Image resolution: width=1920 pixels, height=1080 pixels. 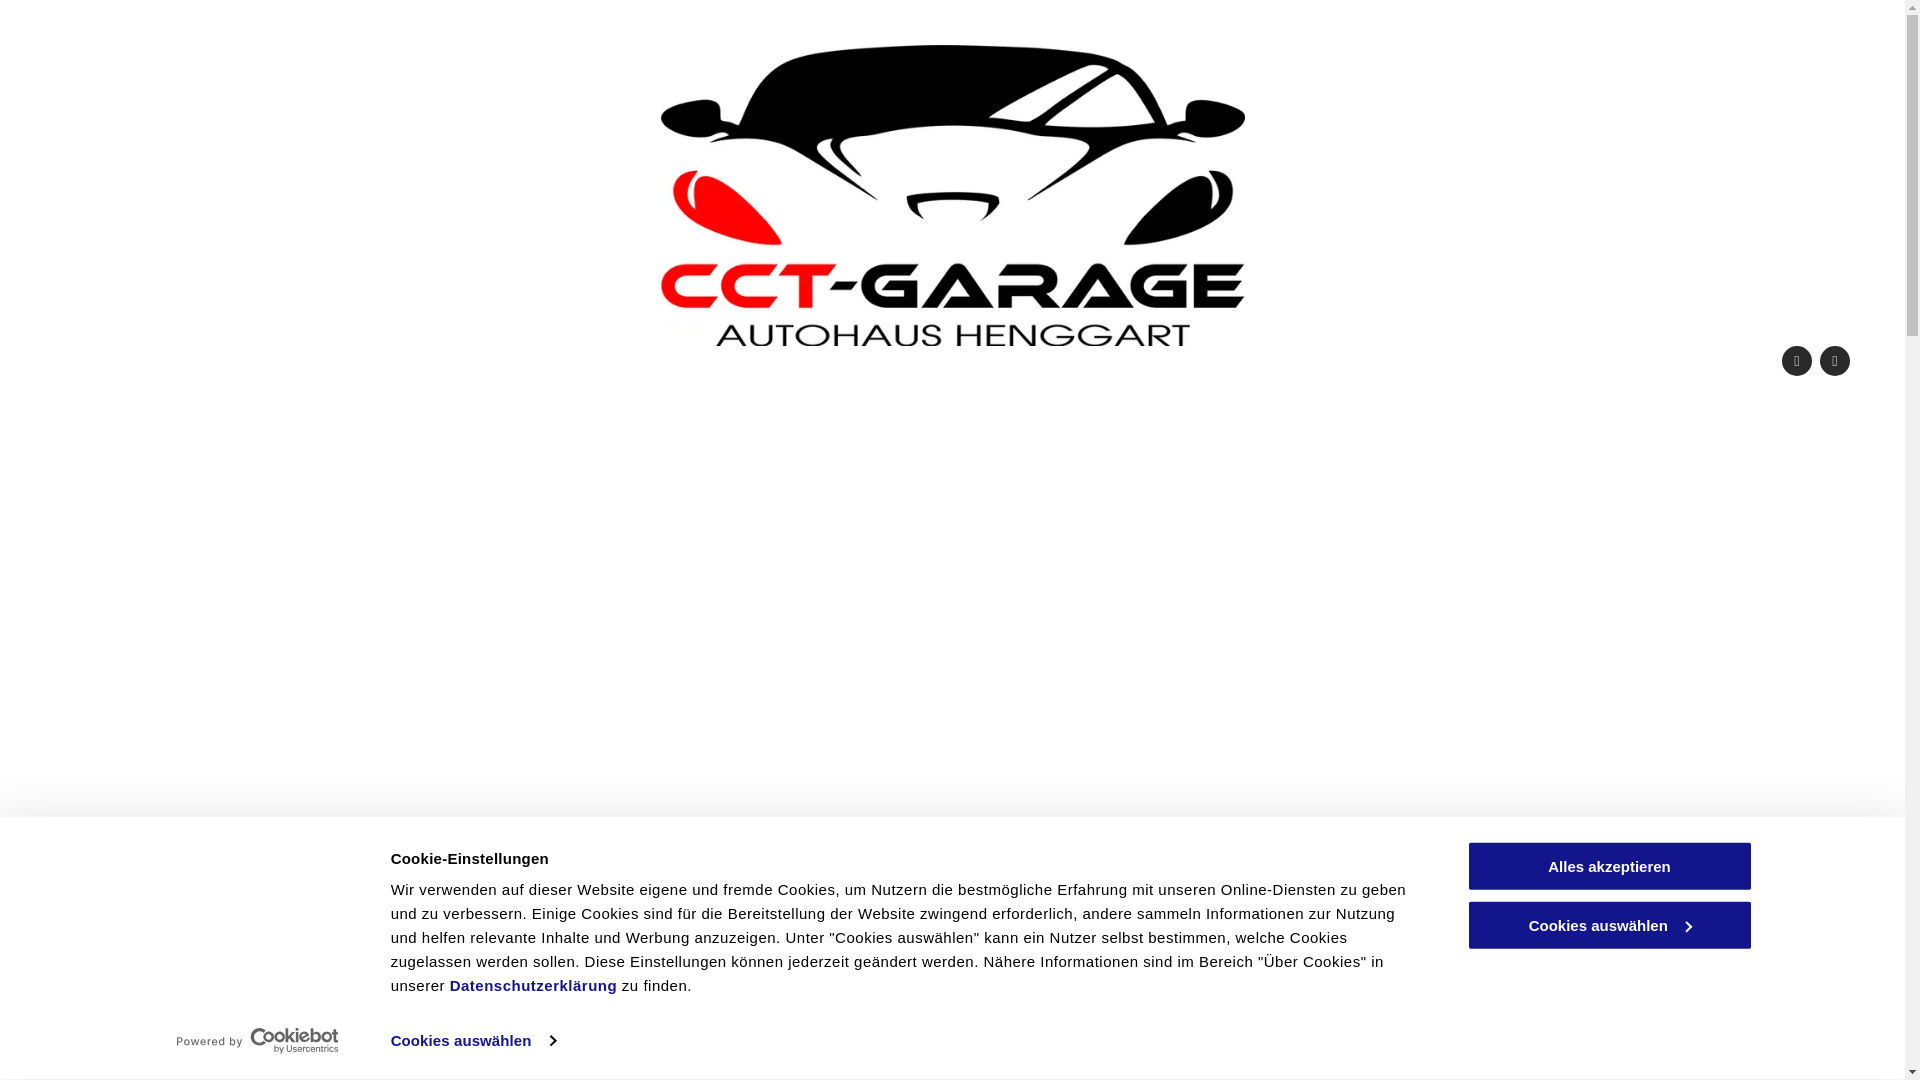 What do you see at coordinates (1465, 865) in the screenshot?
I see `'Alles akzeptieren'` at bounding box center [1465, 865].